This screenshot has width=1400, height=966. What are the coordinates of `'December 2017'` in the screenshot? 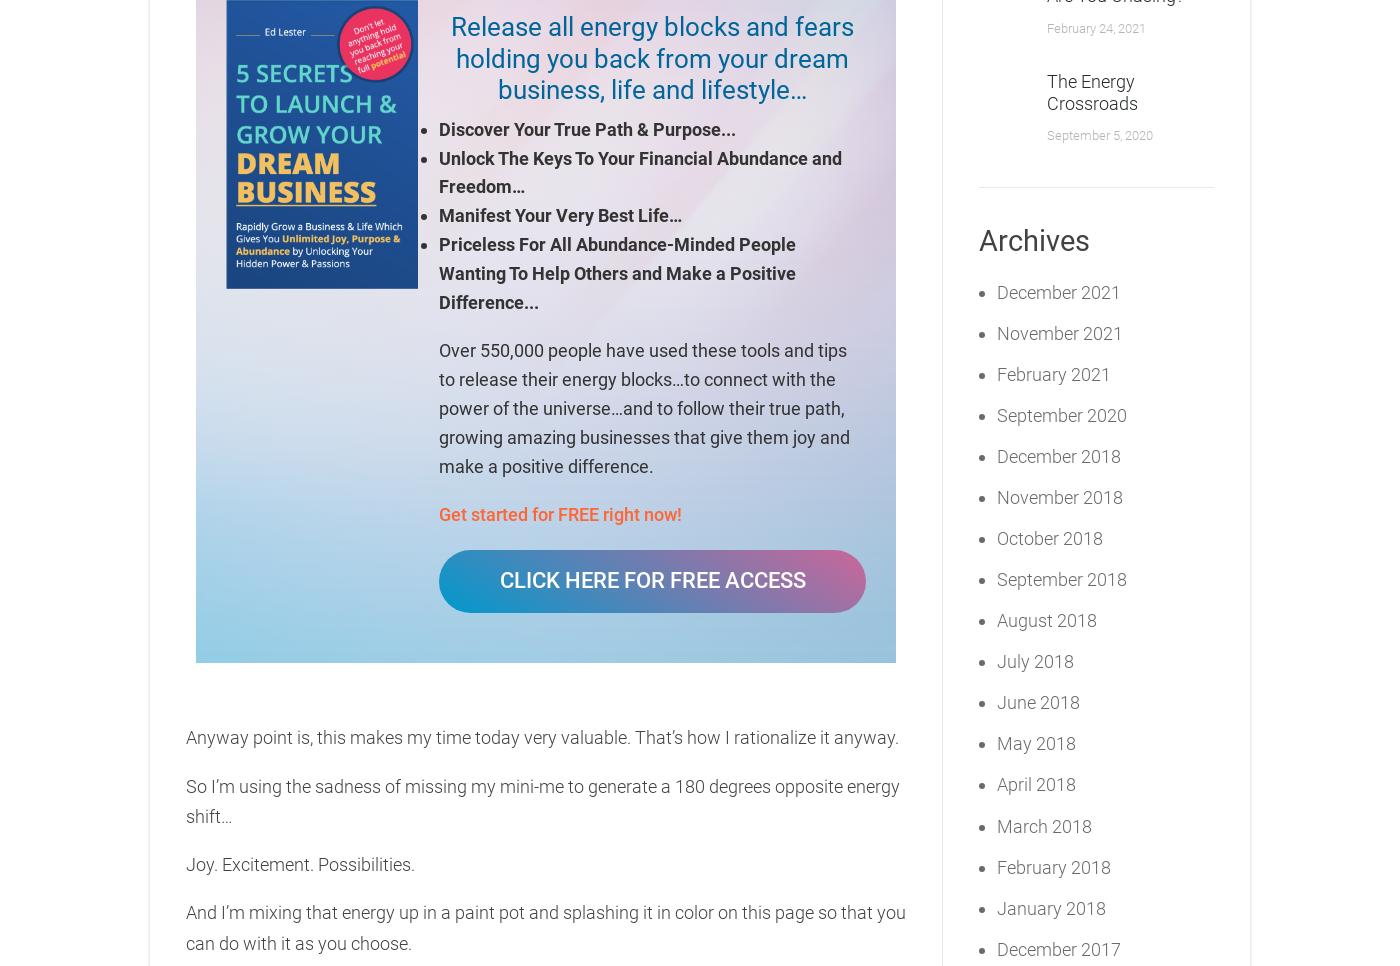 It's located at (1058, 948).